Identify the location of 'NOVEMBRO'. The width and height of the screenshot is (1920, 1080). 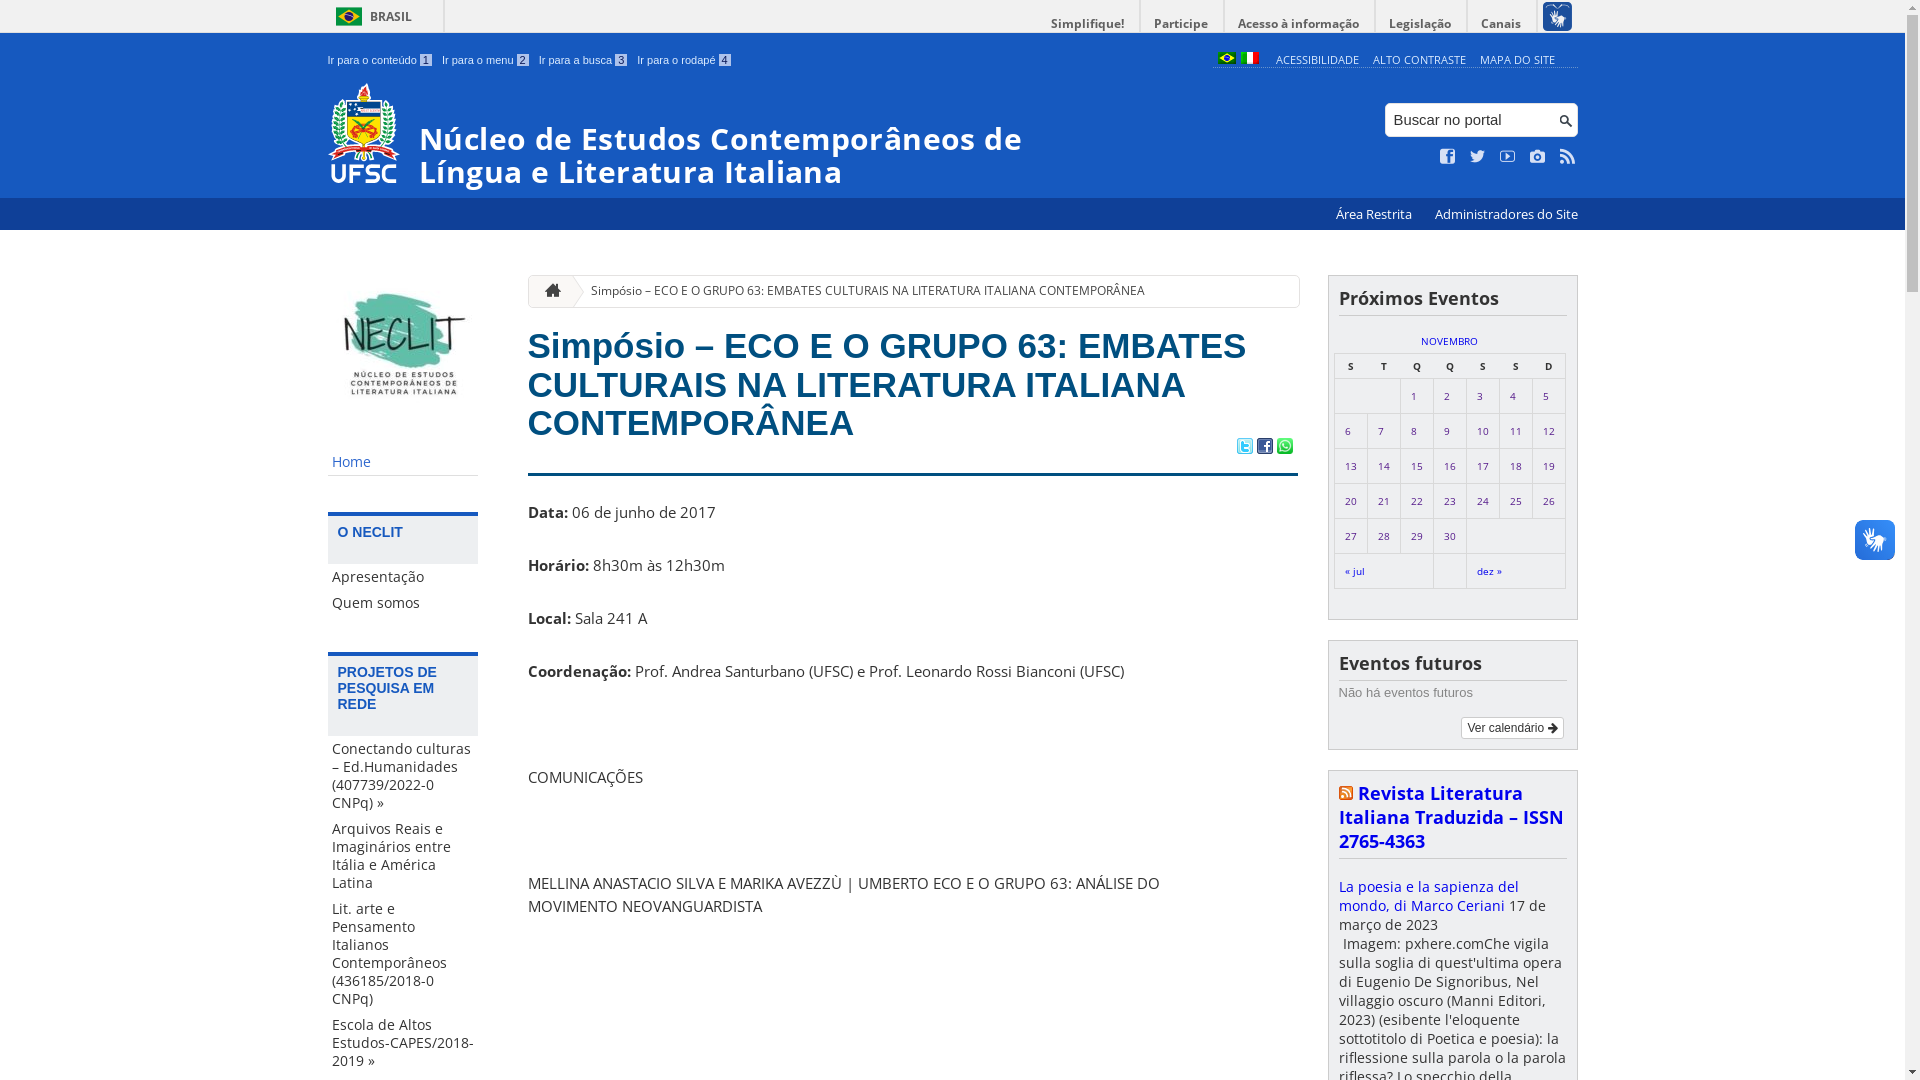
(1419, 339).